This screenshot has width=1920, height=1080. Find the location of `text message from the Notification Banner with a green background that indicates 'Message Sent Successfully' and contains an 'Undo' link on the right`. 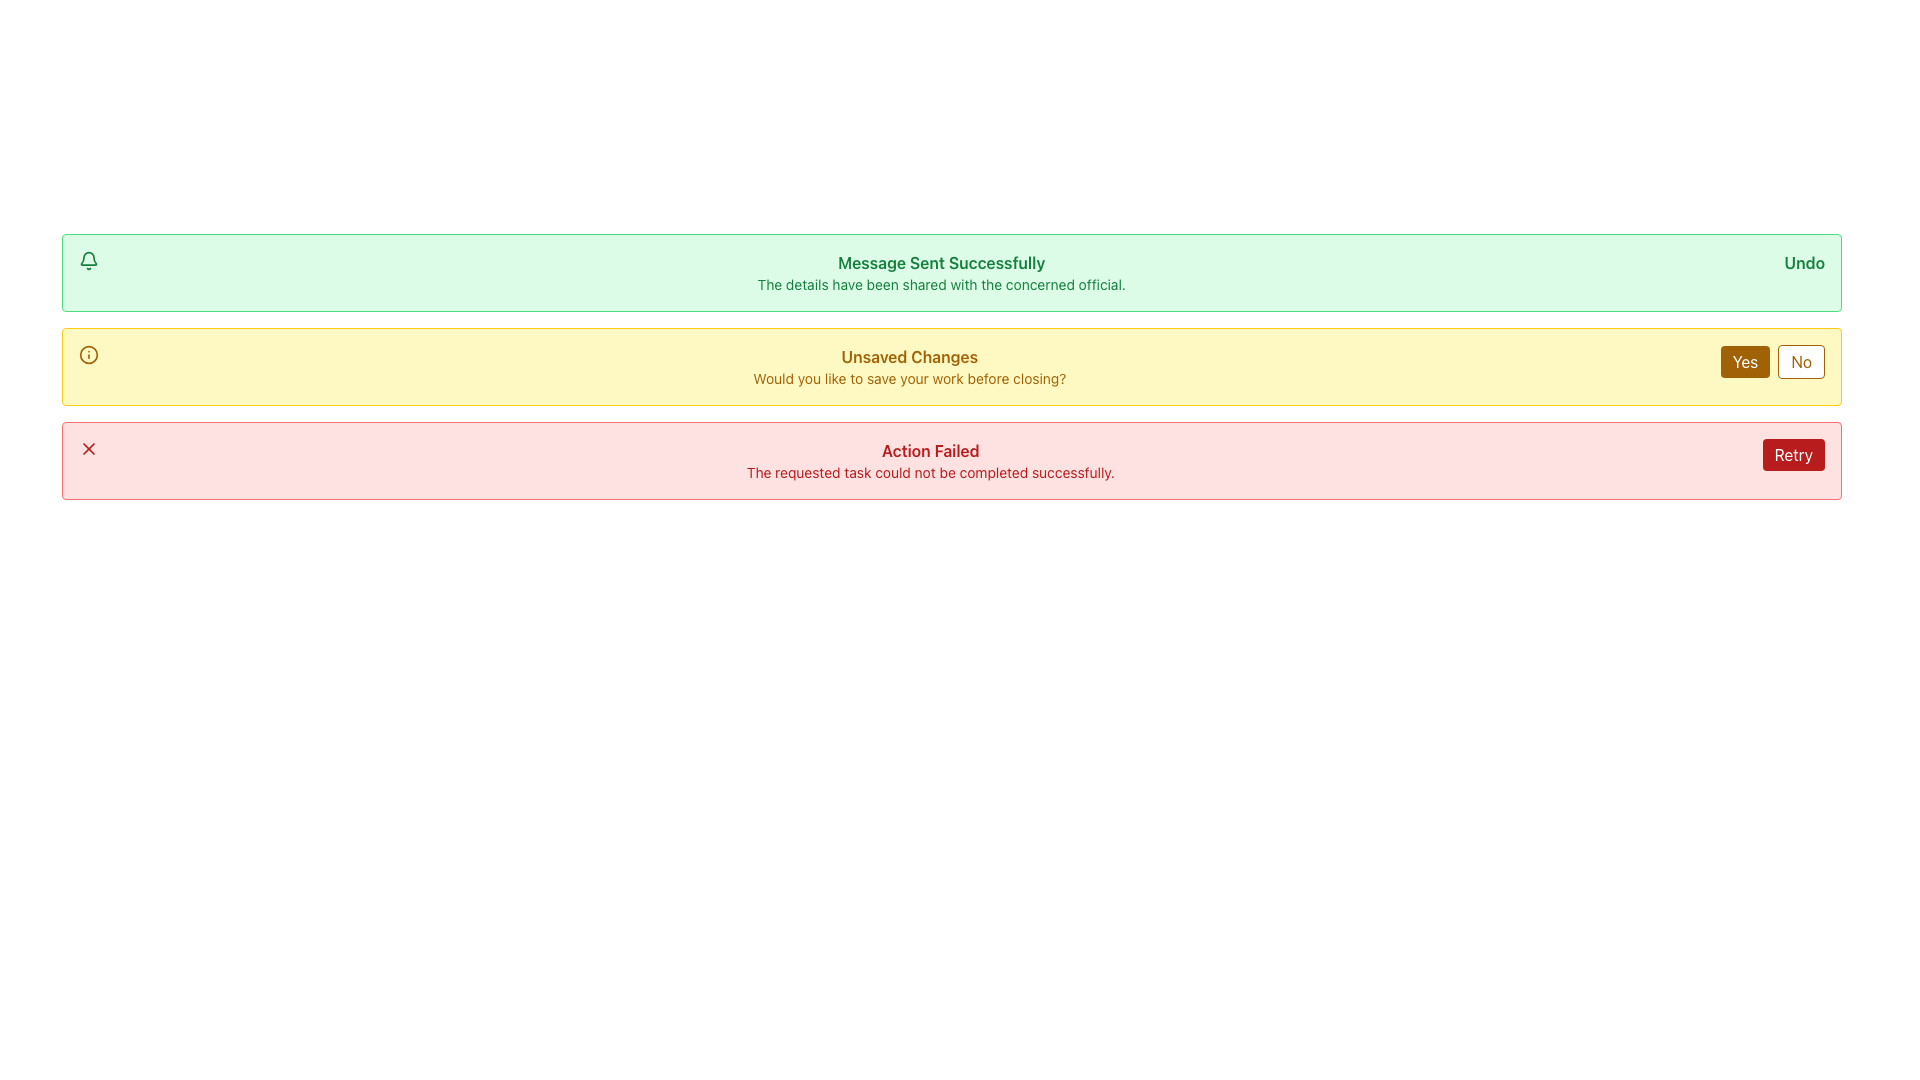

text message from the Notification Banner with a green background that indicates 'Message Sent Successfully' and contains an 'Undo' link on the right is located at coordinates (950, 273).